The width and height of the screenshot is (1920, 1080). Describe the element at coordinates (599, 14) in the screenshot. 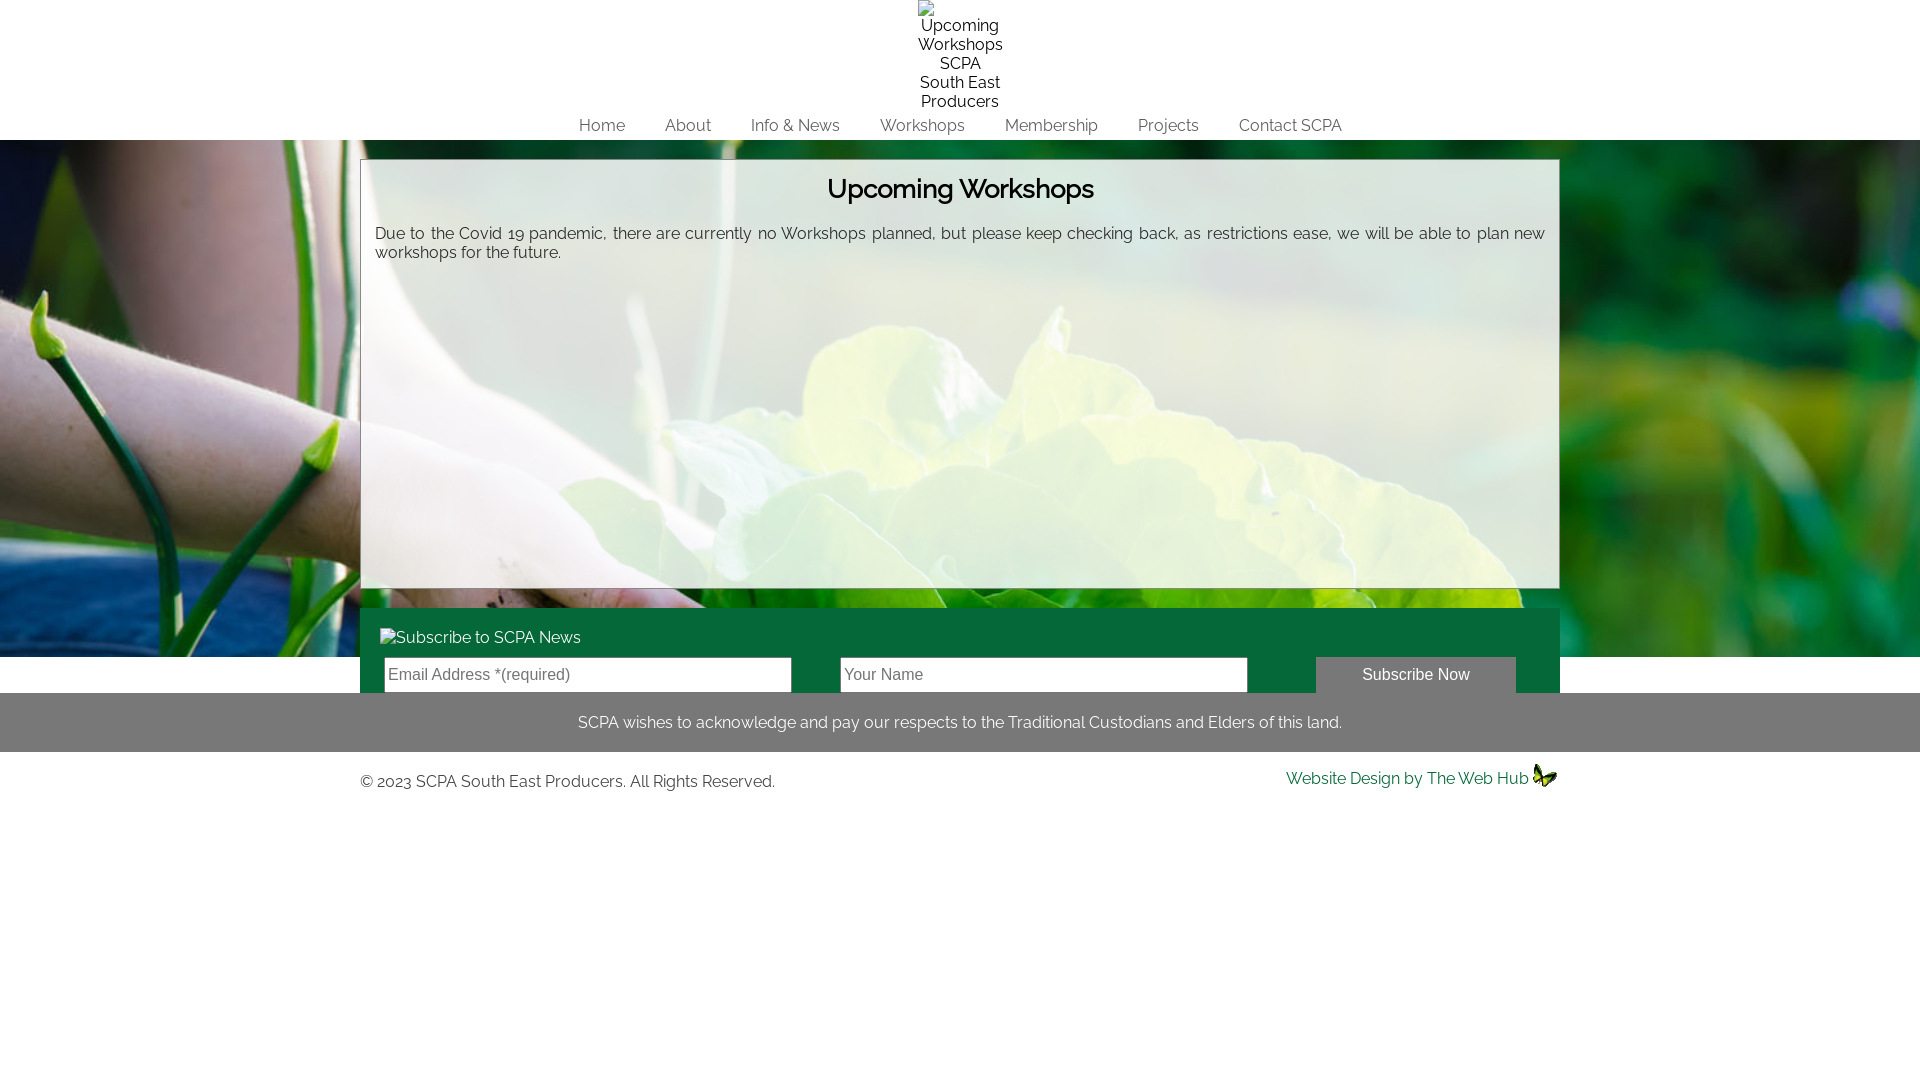

I see `'Home'` at that location.